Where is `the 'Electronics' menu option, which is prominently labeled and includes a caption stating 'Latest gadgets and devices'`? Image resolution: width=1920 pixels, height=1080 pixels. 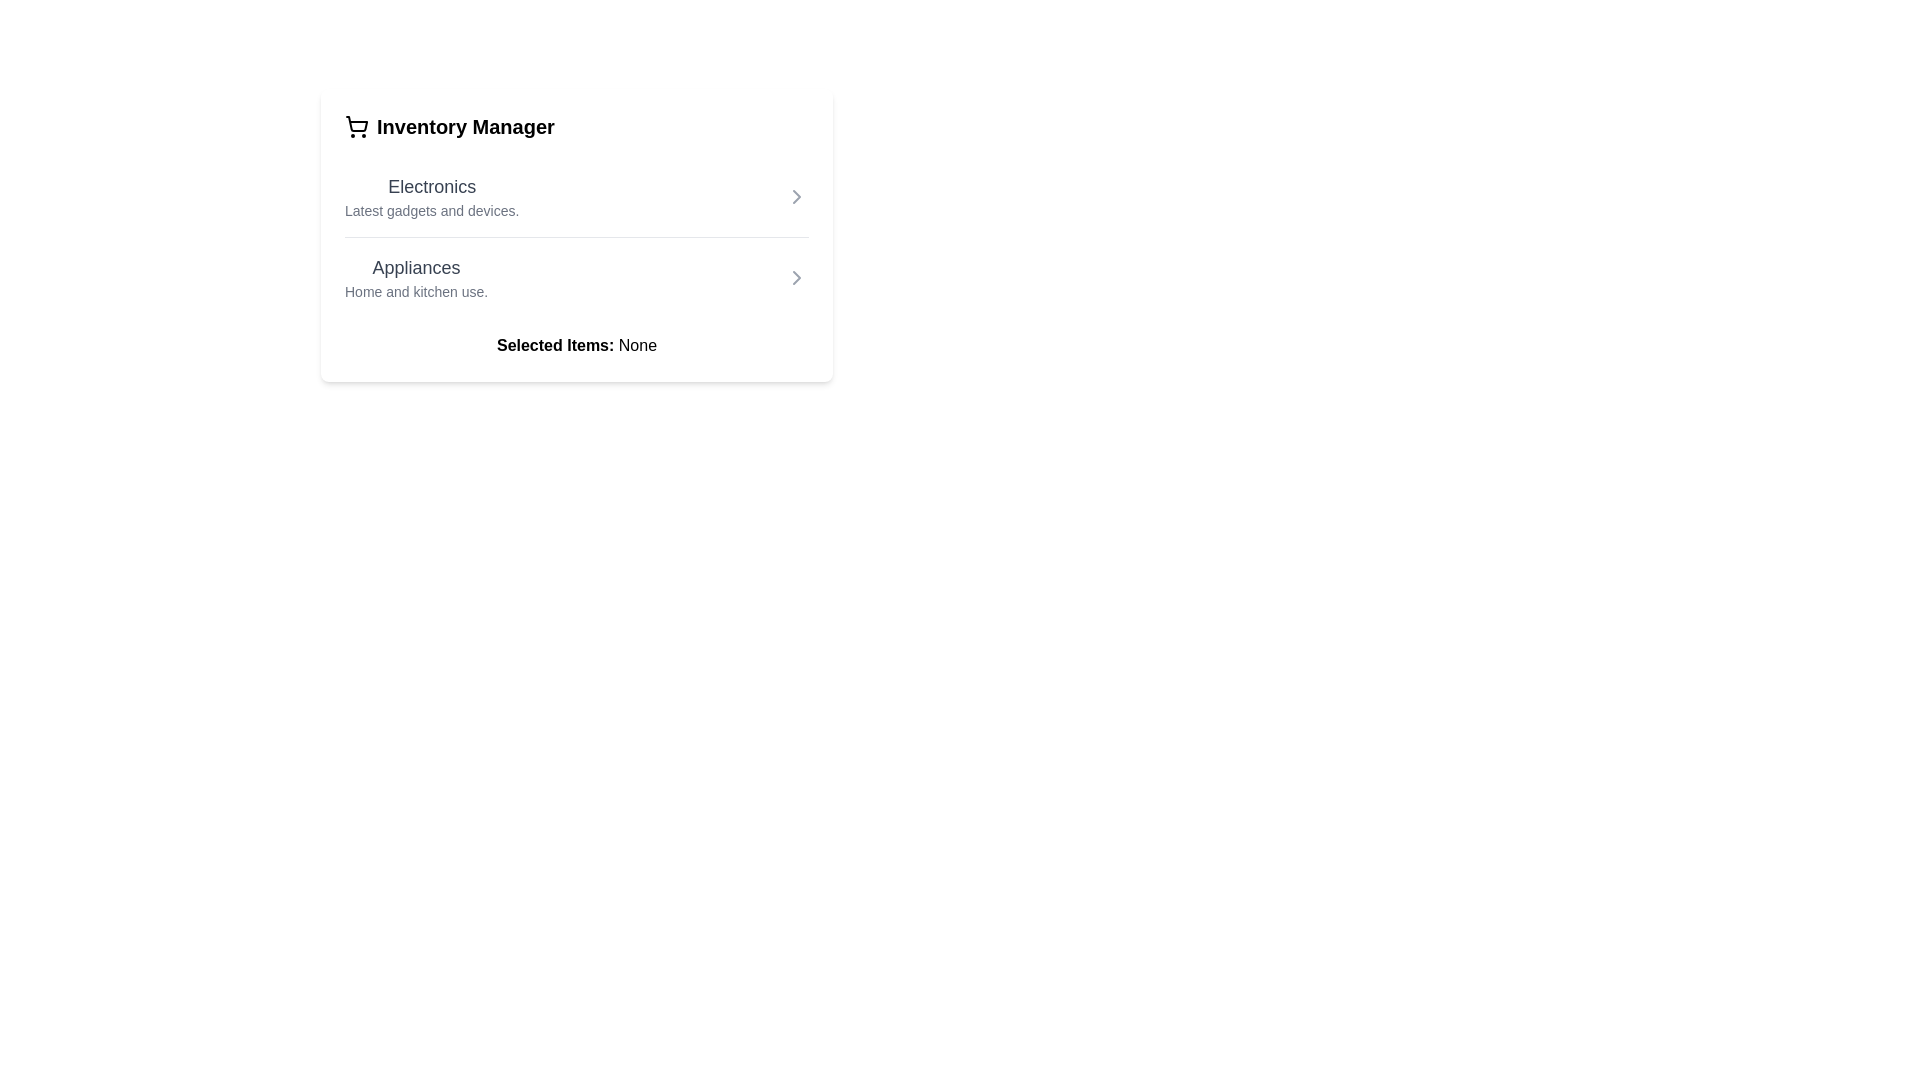
the 'Electronics' menu option, which is prominently labeled and includes a caption stating 'Latest gadgets and devices' is located at coordinates (575, 196).